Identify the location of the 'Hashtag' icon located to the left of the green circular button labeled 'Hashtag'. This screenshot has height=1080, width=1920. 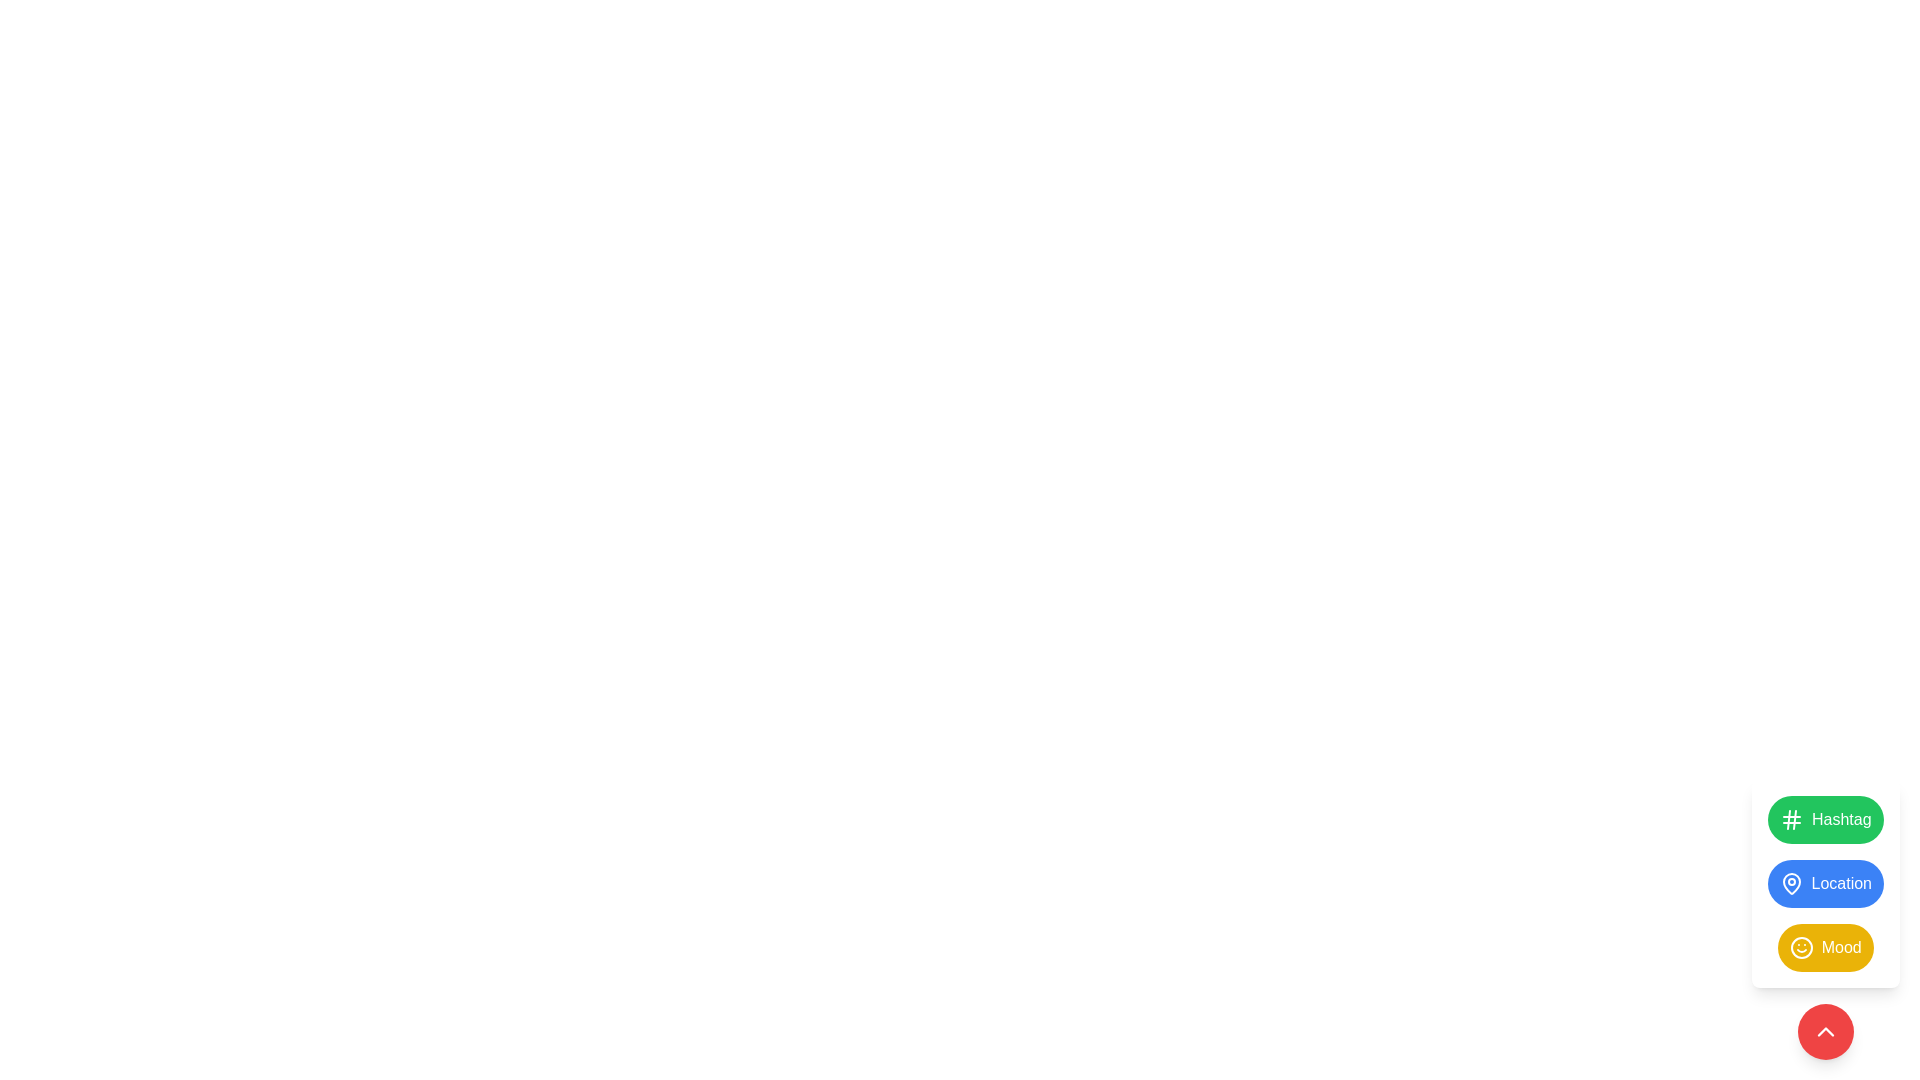
(1791, 820).